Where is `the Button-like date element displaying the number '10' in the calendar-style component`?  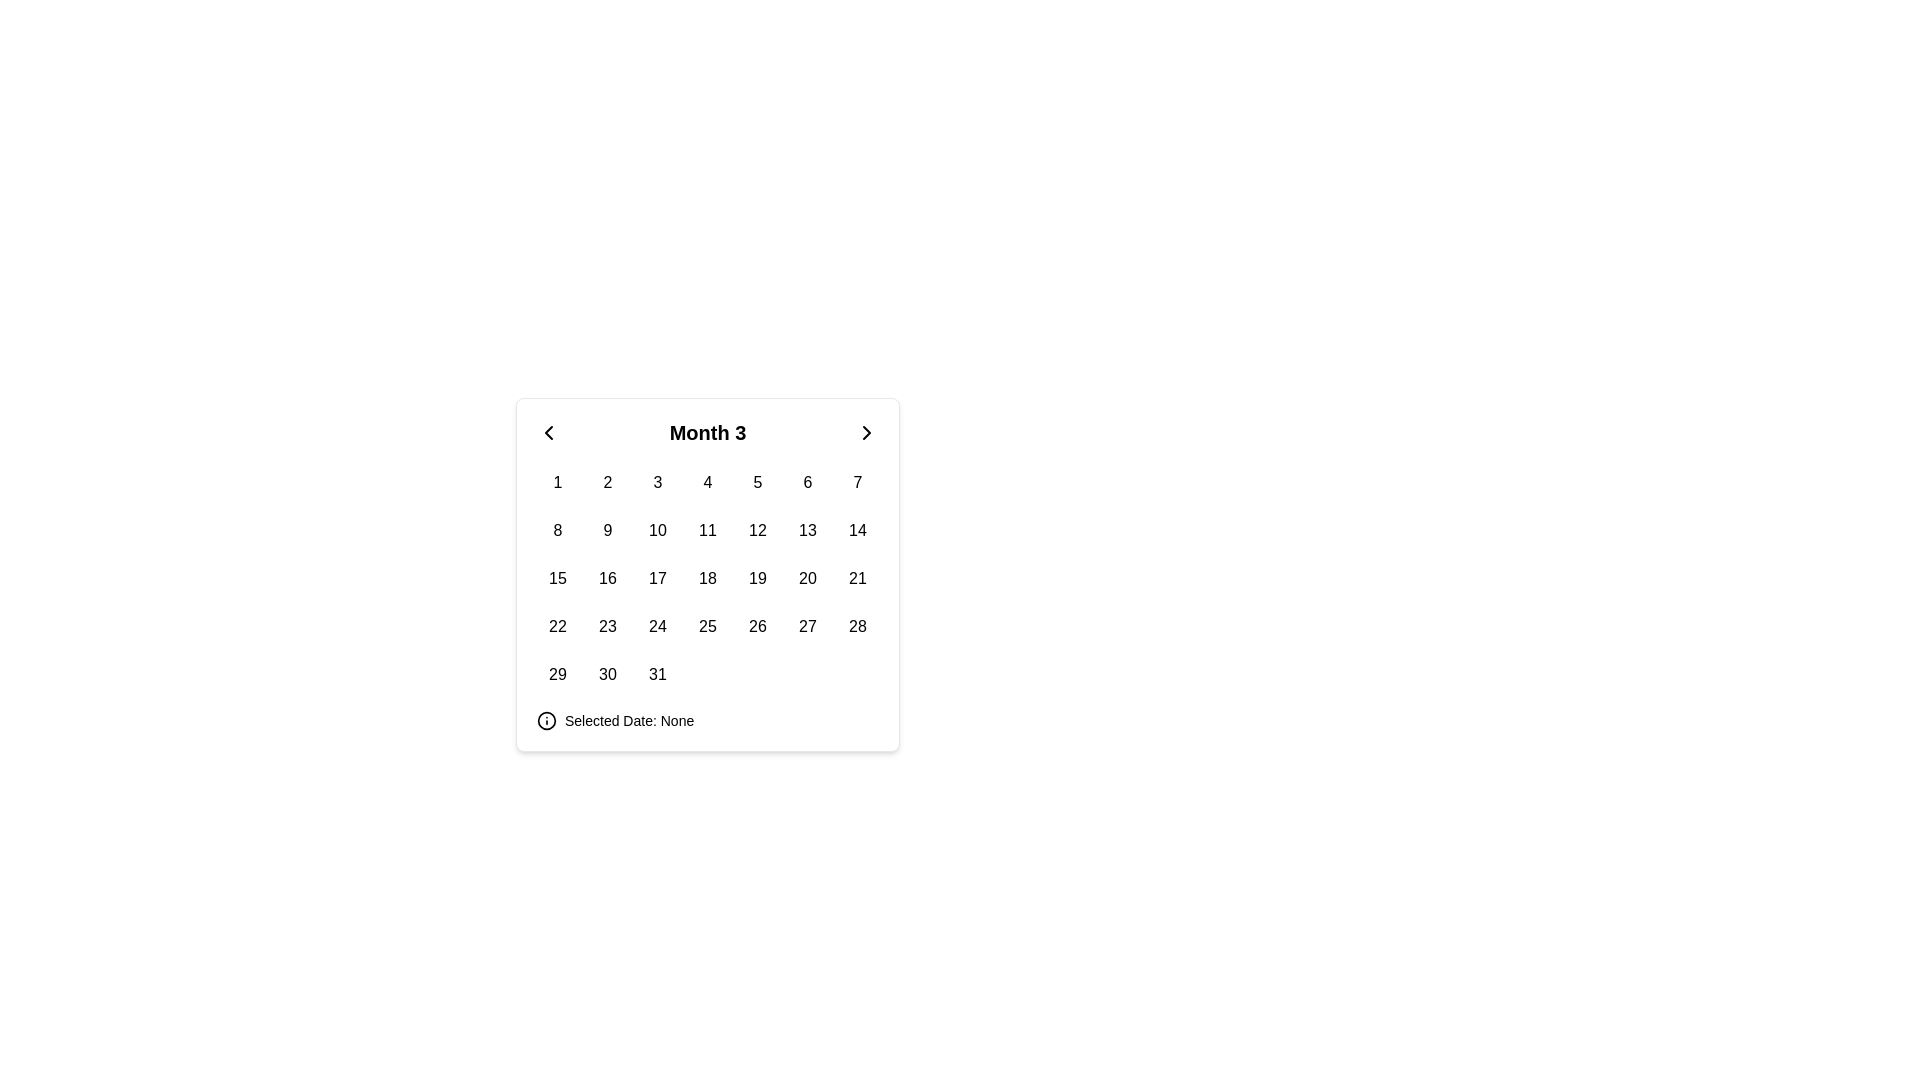
the Button-like date element displaying the number '10' in the calendar-style component is located at coordinates (657, 530).